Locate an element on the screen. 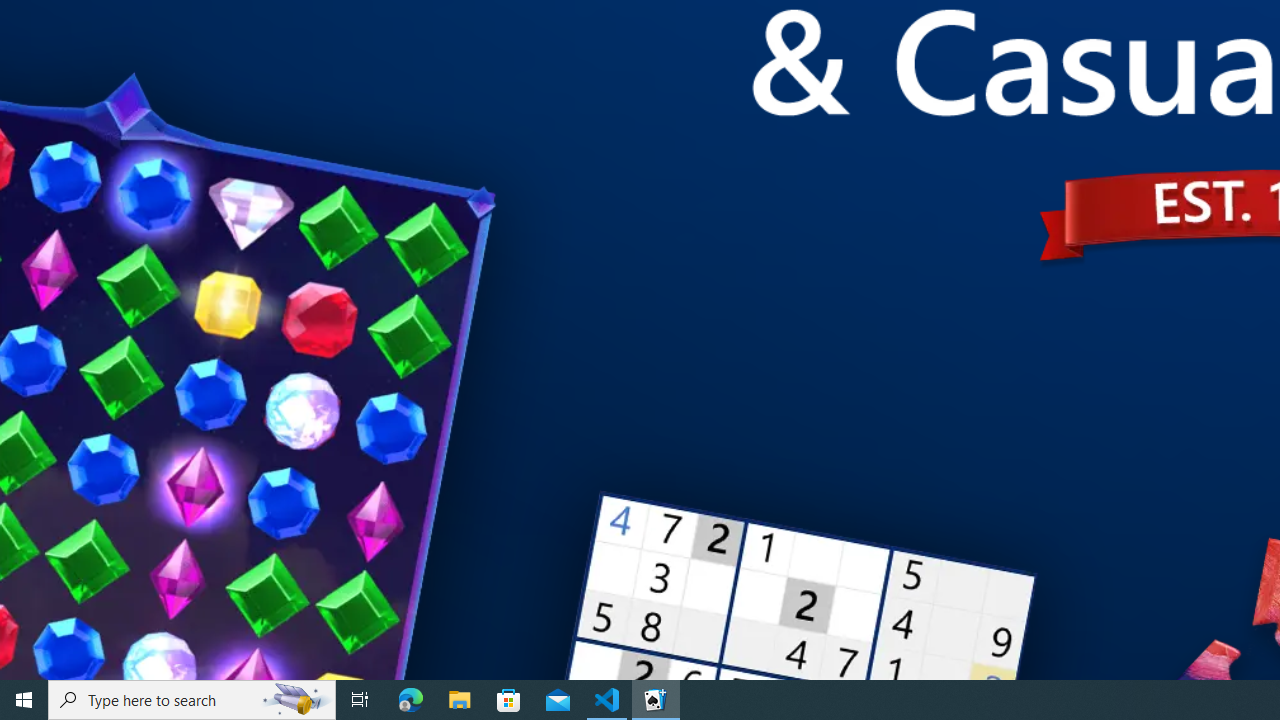 This screenshot has width=1280, height=720. 'Microsoft Store' is located at coordinates (509, 698).